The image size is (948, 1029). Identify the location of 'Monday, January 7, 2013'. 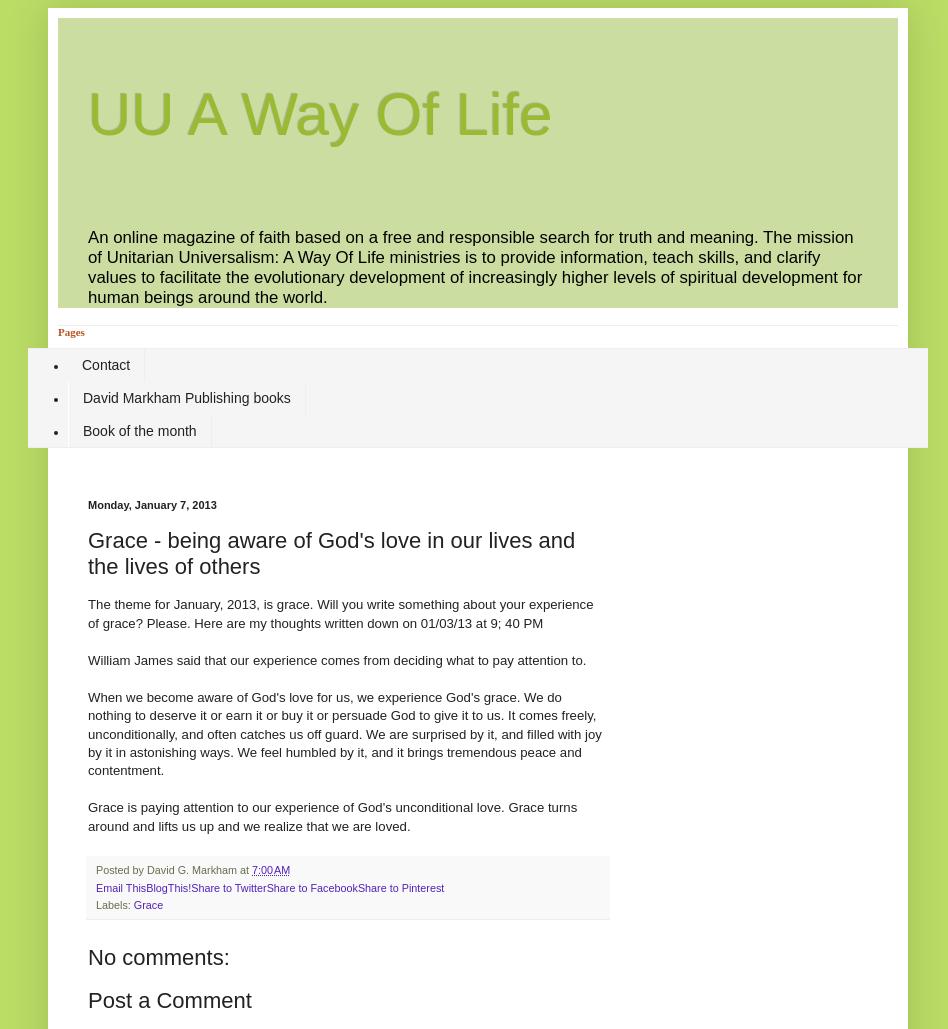
(150, 505).